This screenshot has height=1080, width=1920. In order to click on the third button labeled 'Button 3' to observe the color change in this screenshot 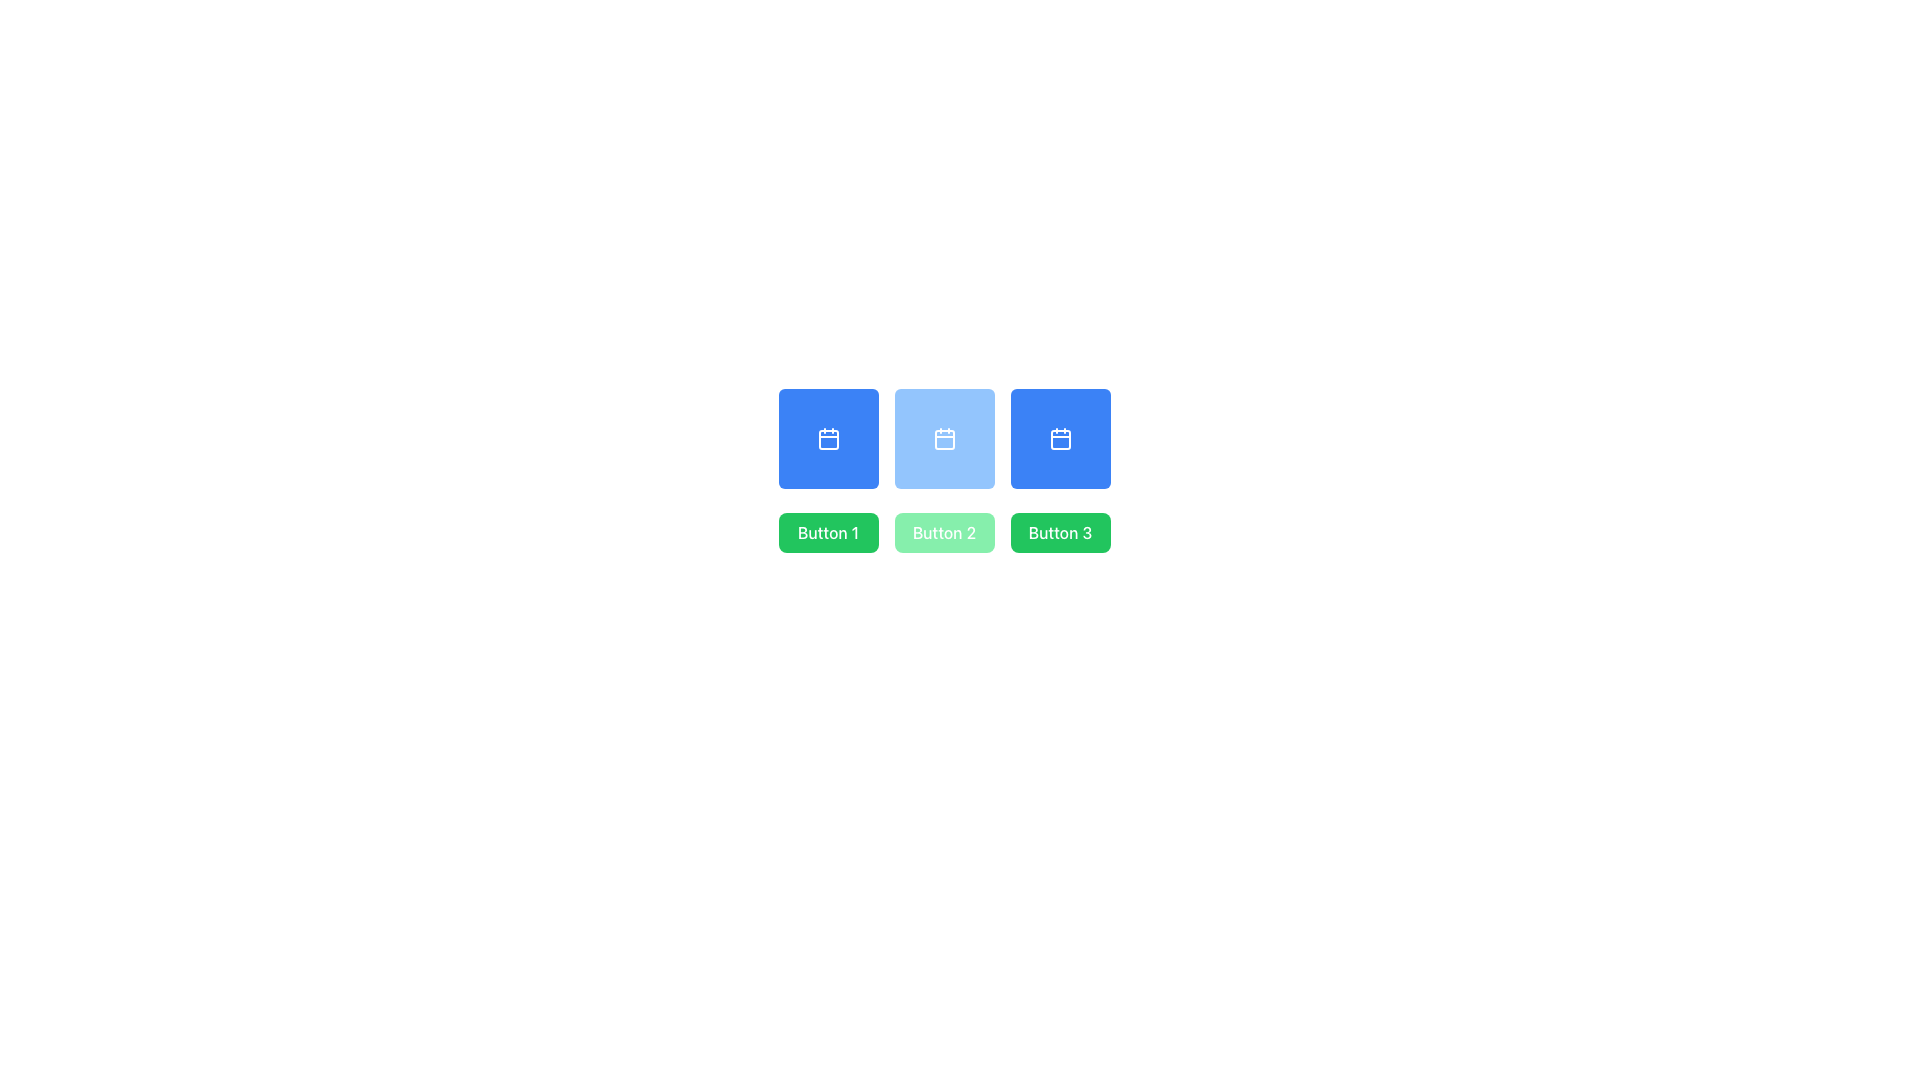, I will do `click(1059, 531)`.